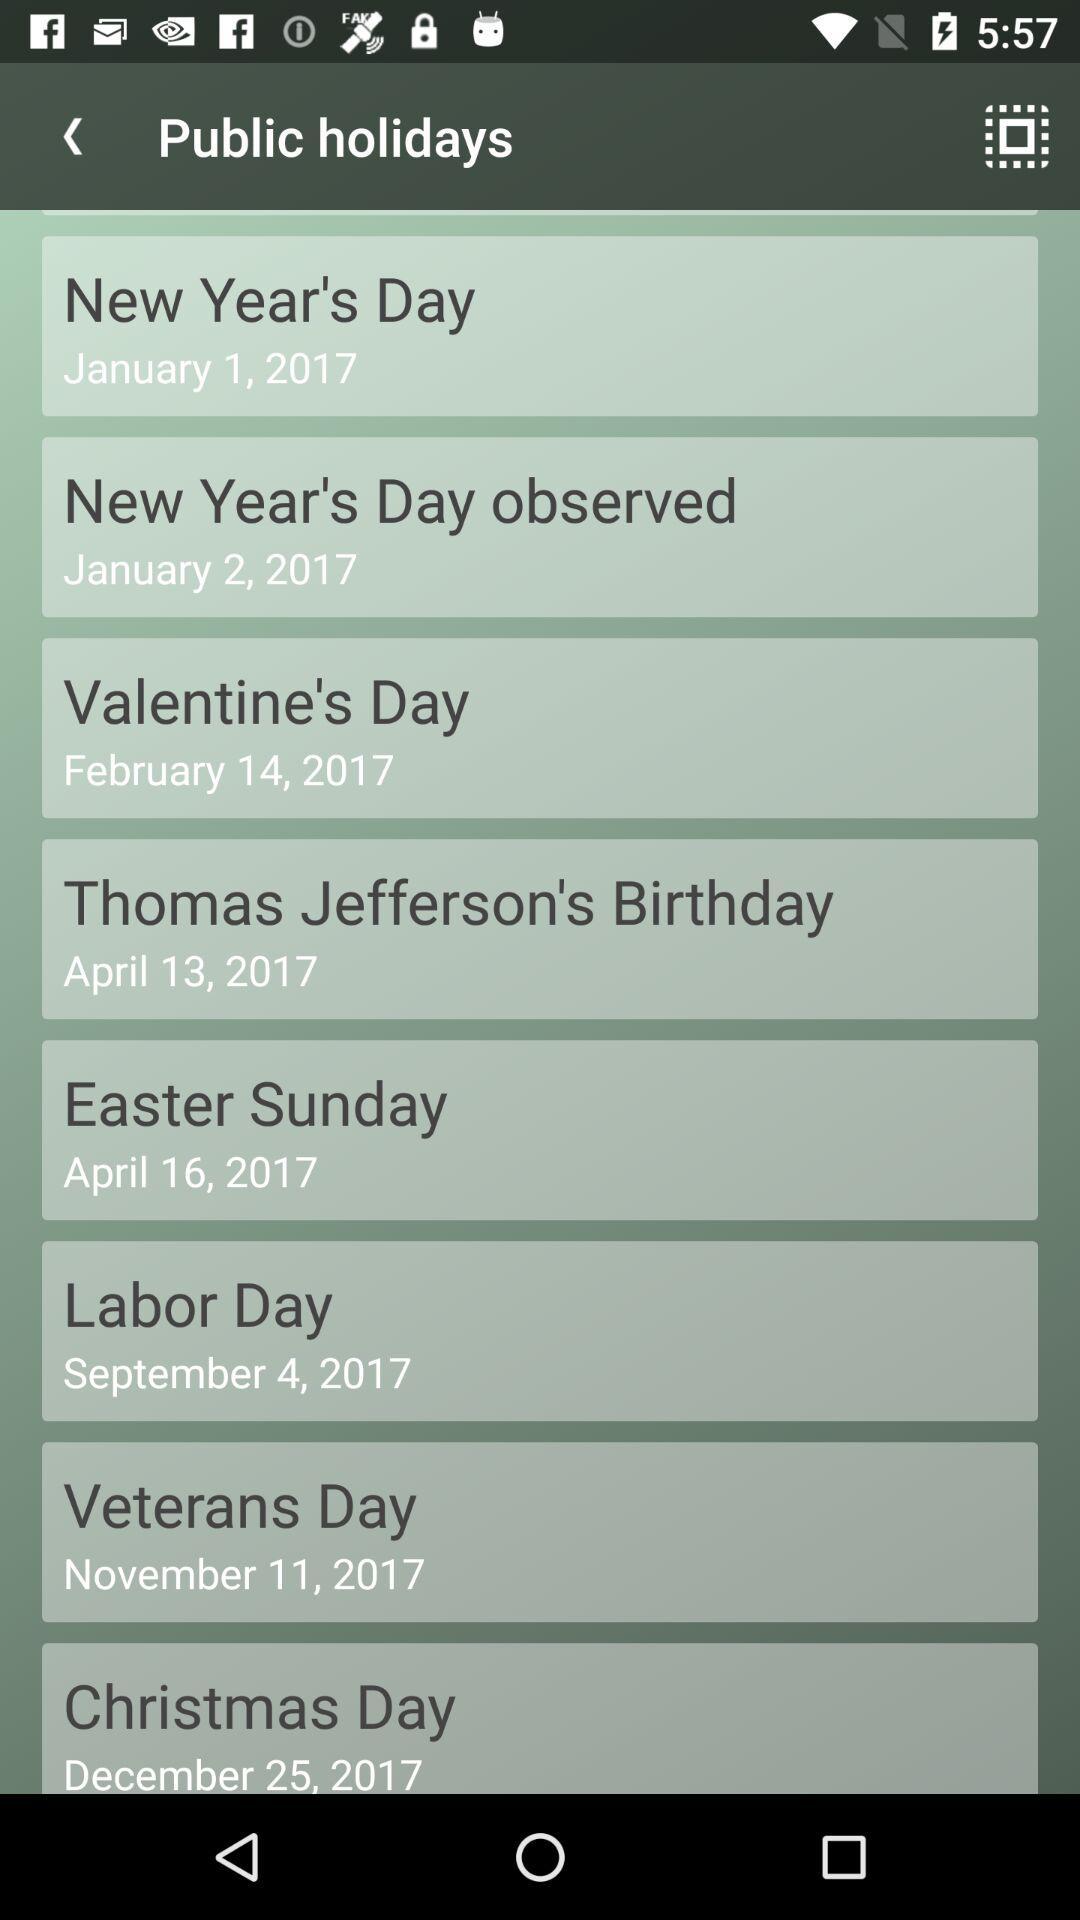 The image size is (1080, 1920). I want to click on item below labor day icon, so click(540, 1370).